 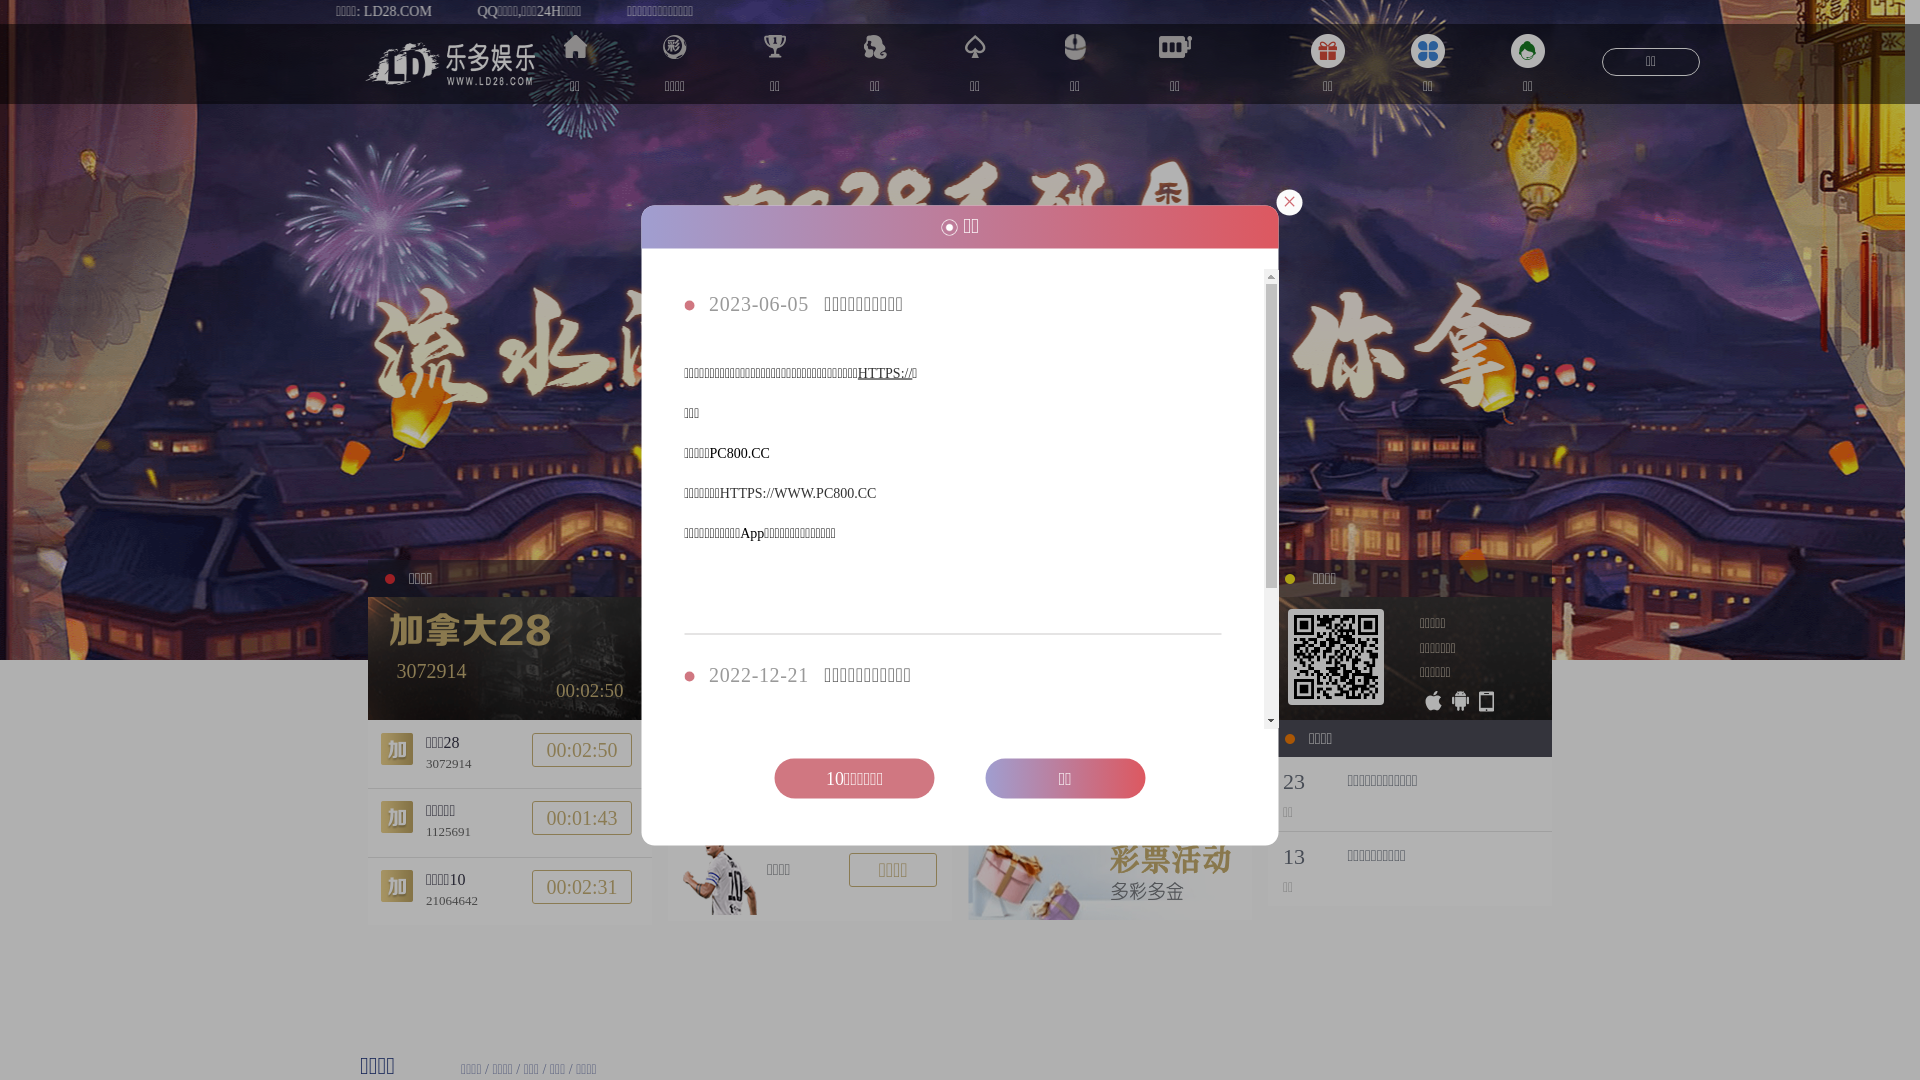 What do you see at coordinates (797, 493) in the screenshot?
I see `'HTTPS://WWW.PC800.CC'` at bounding box center [797, 493].